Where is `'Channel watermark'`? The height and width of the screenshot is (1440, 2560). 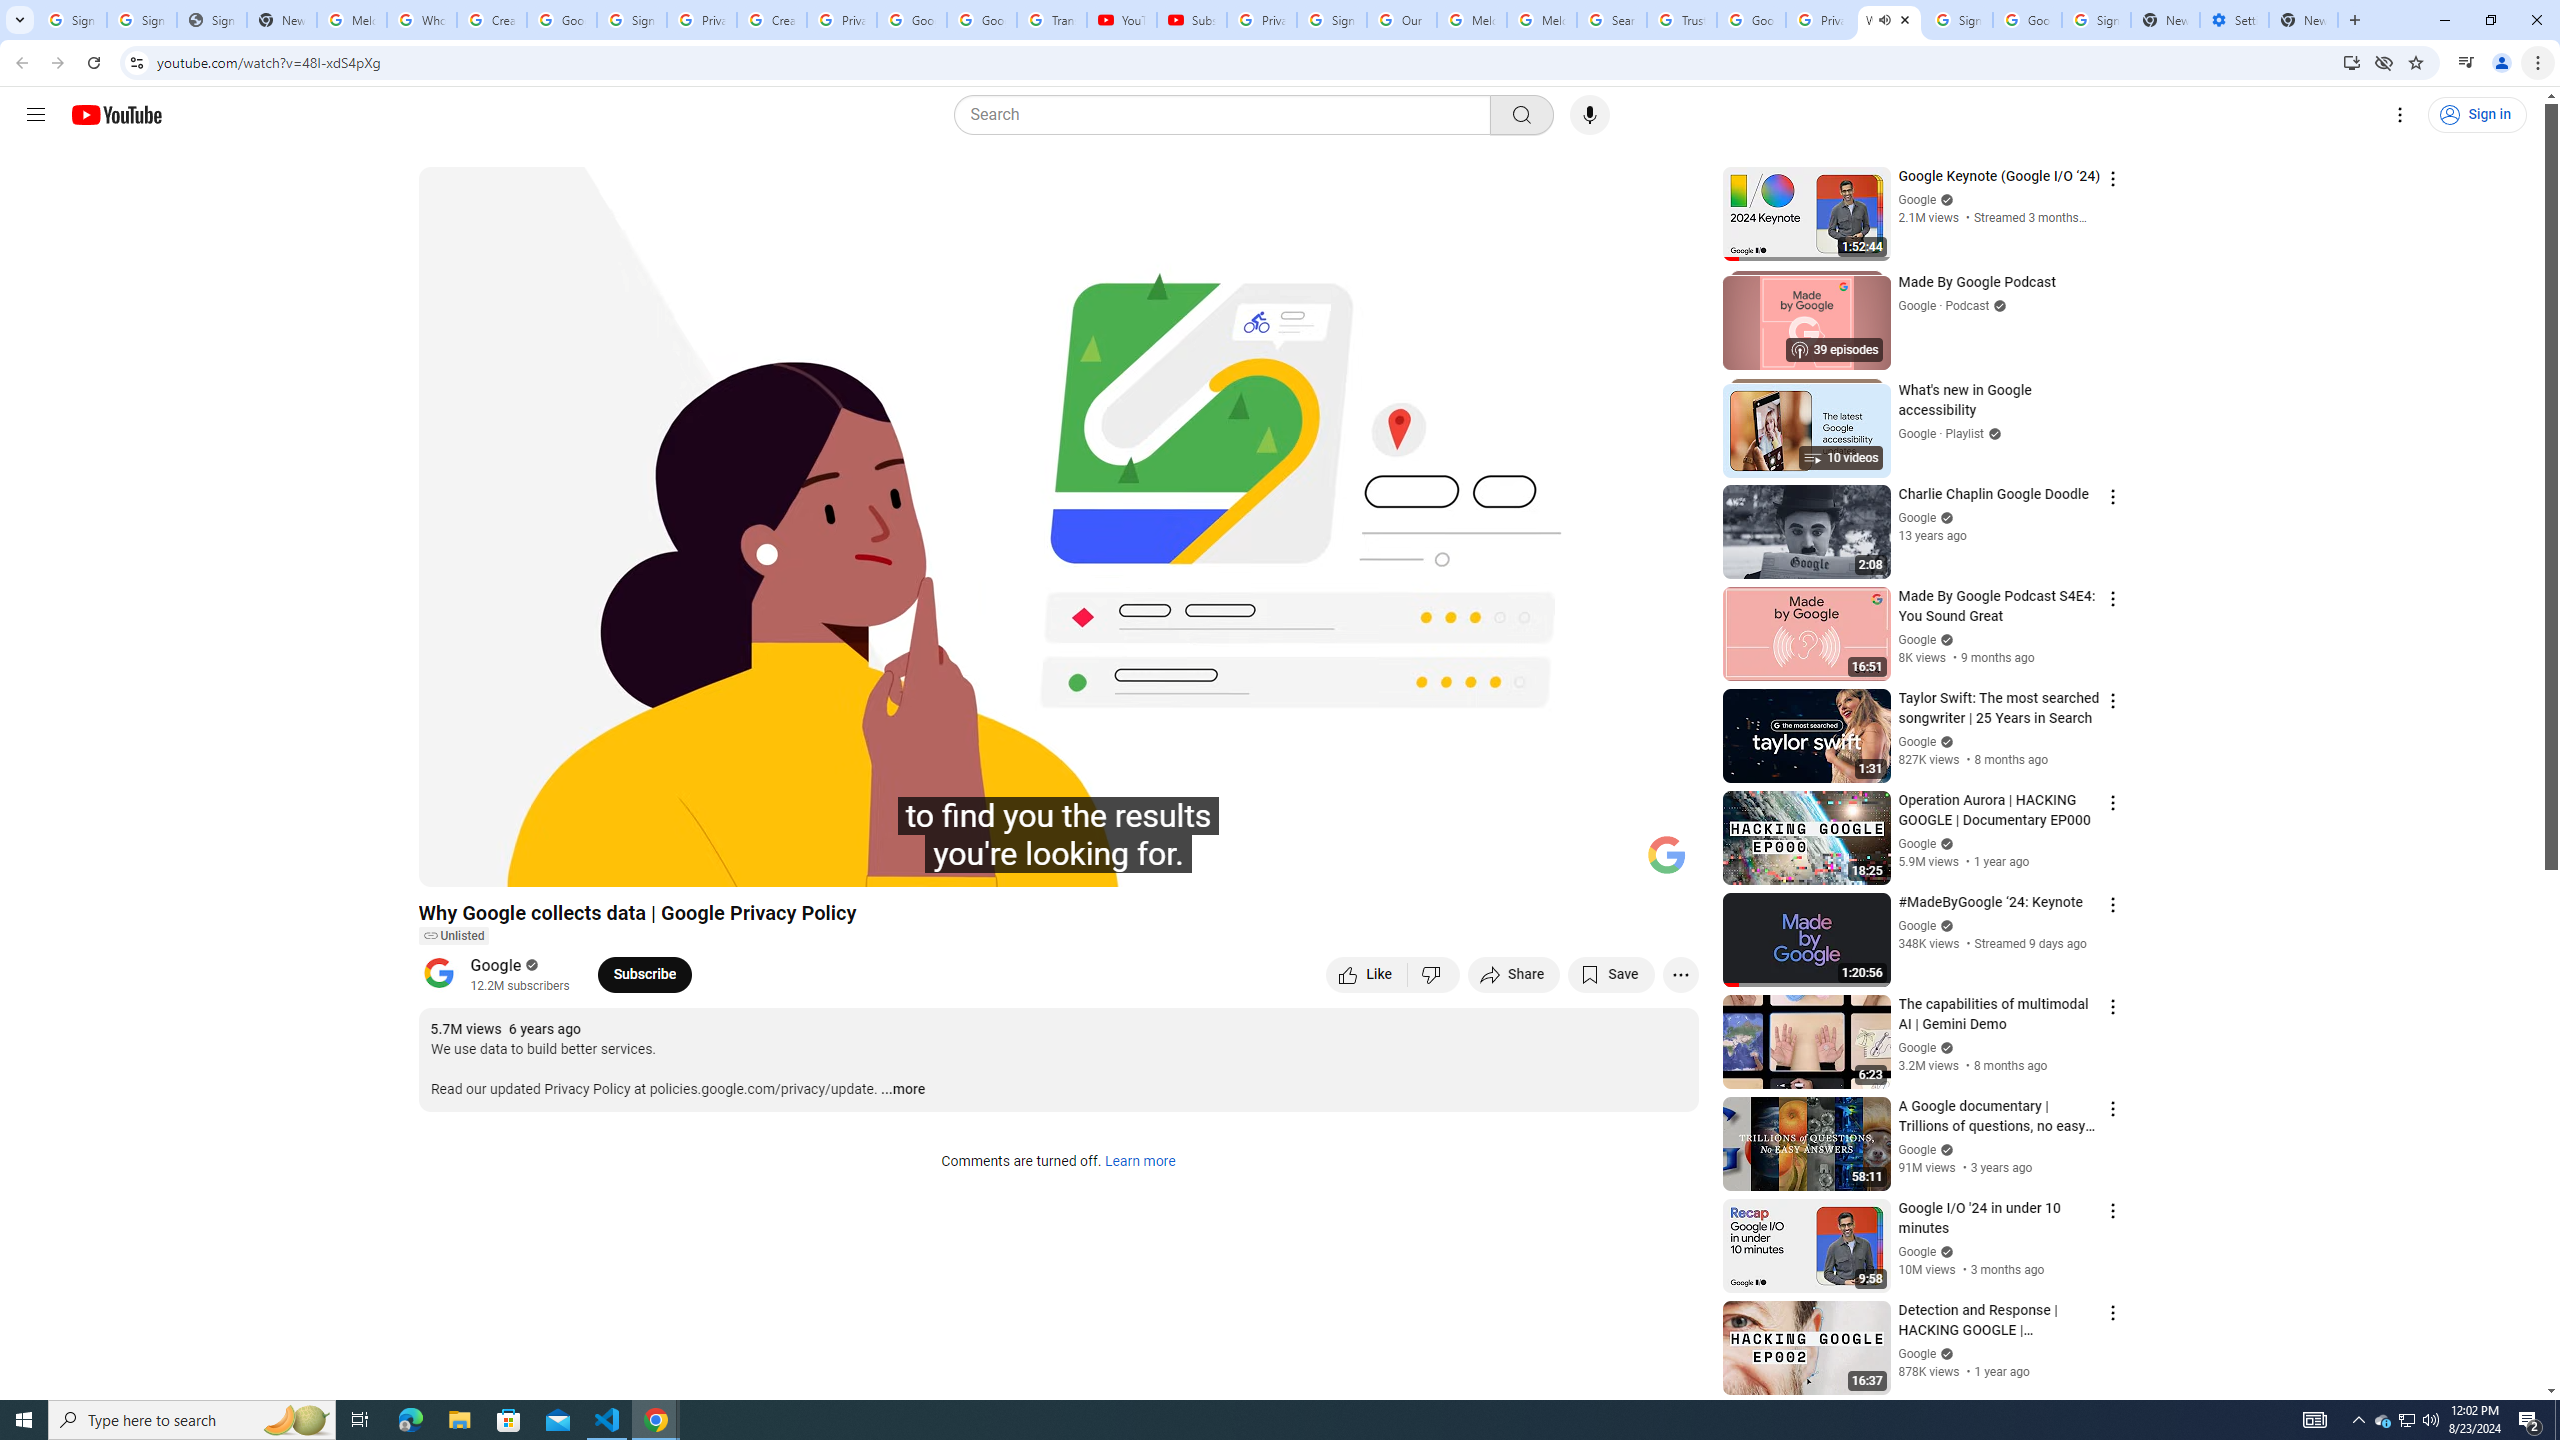
'Channel watermark' is located at coordinates (1666, 854).